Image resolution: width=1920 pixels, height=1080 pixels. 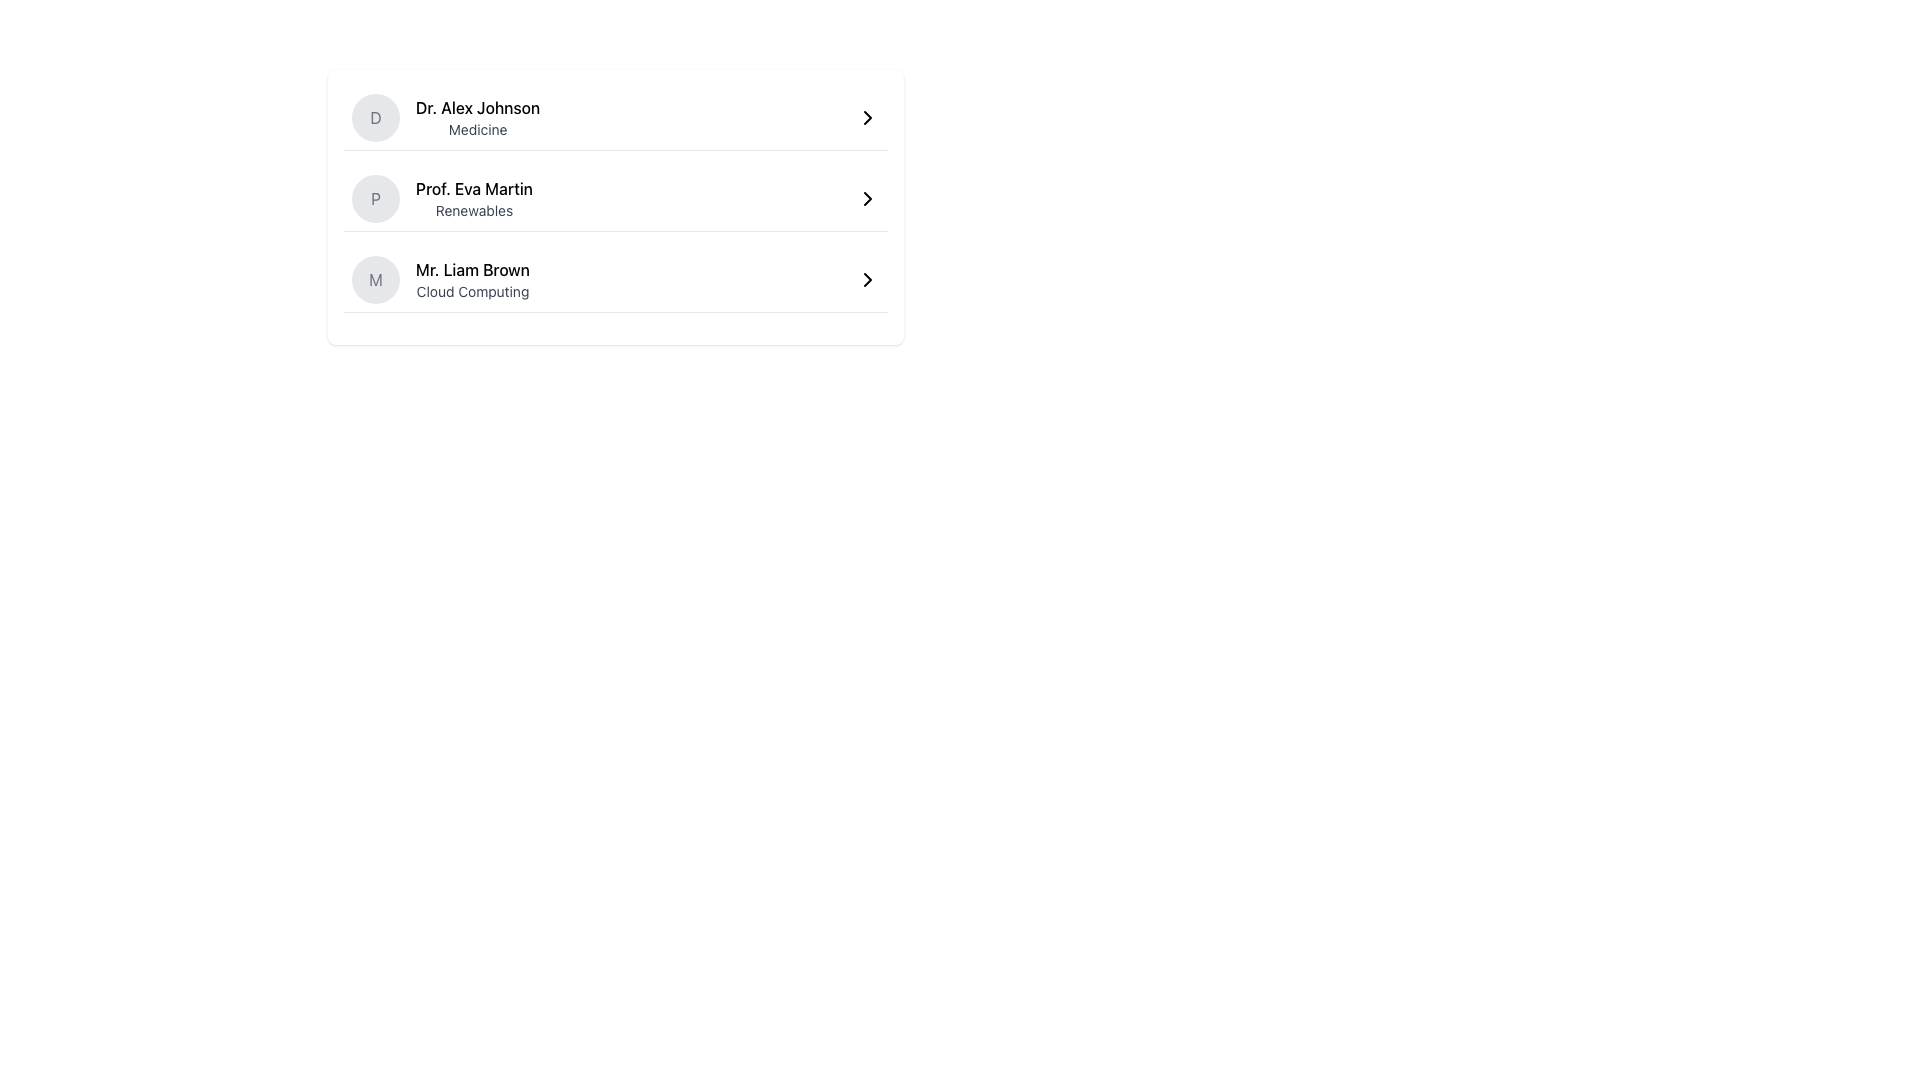 What do you see at coordinates (473, 211) in the screenshot?
I see `the text label displaying 'Renewables' located below 'Prof. Eva Martin' in the profile section of the UI` at bounding box center [473, 211].